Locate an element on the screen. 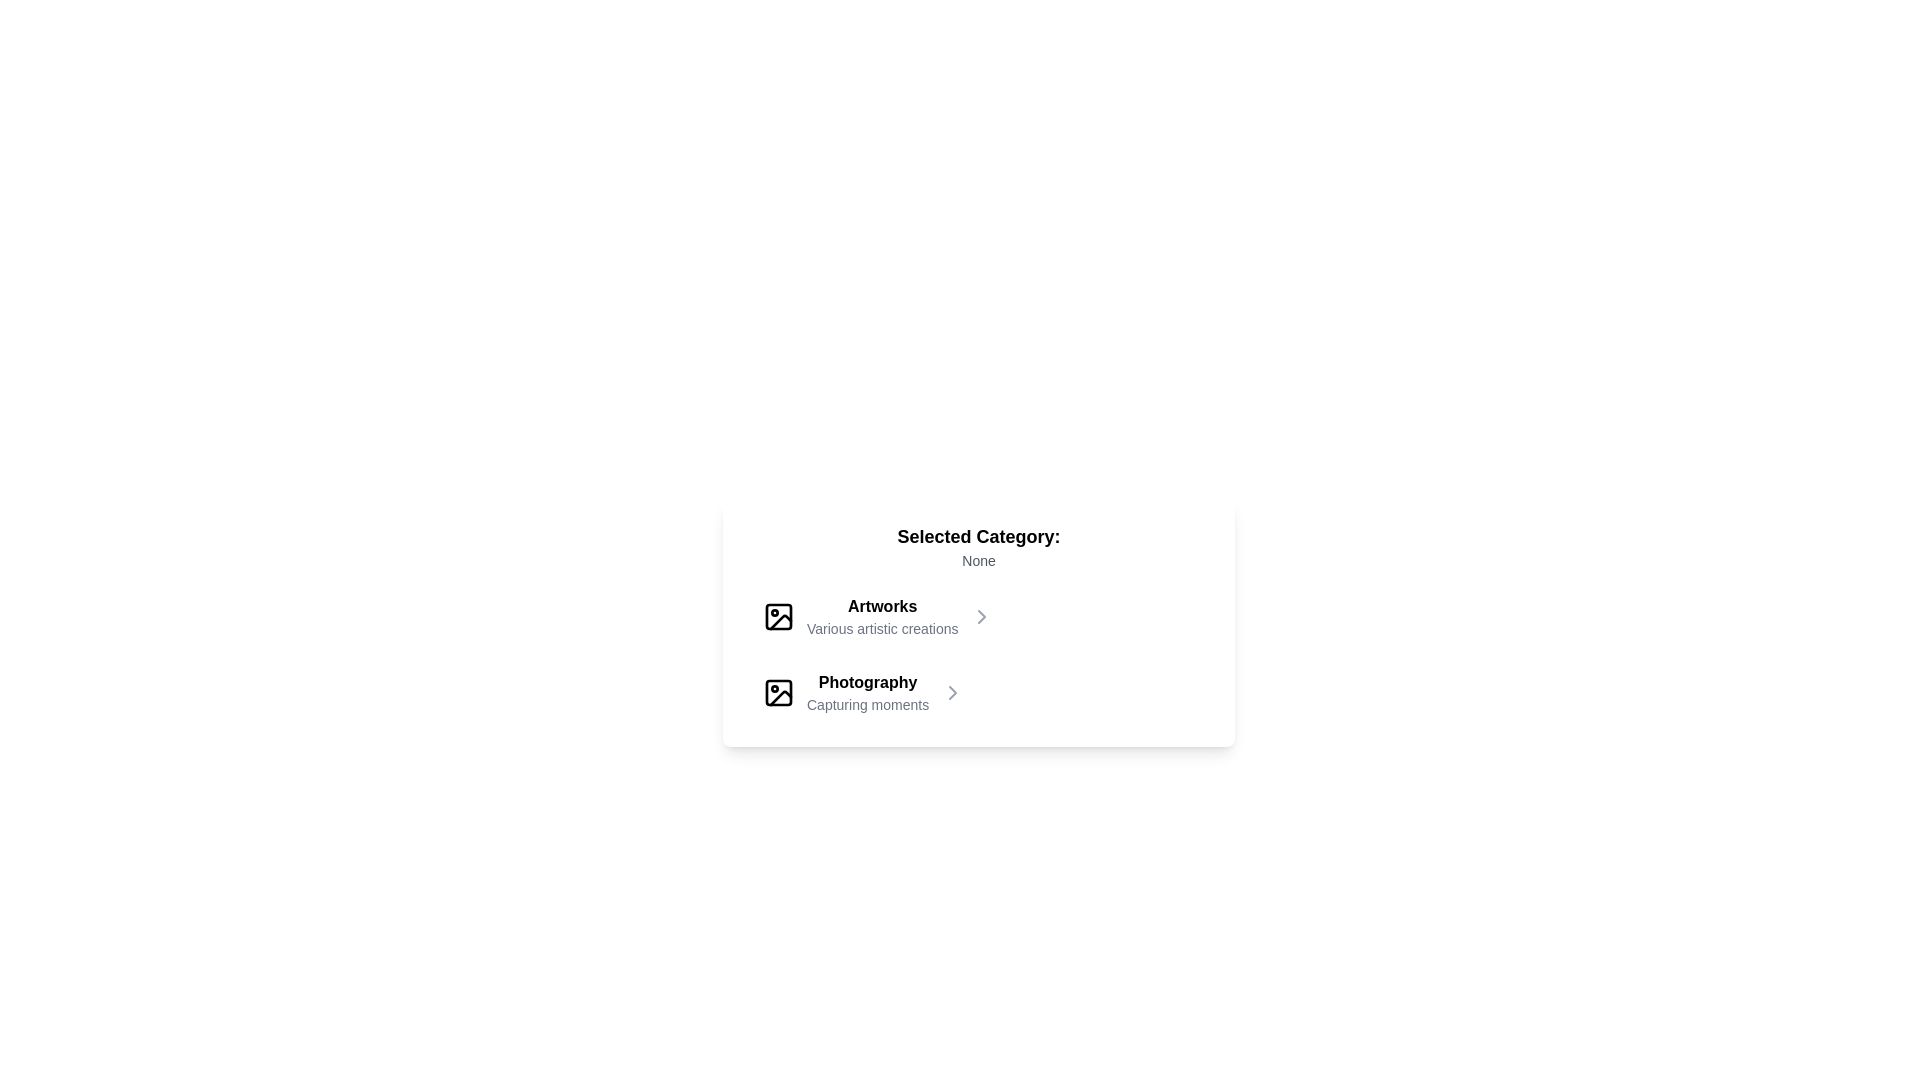  the Static Text element that reads 'Capturing moments,' which is styled in gray and located below the title 'Photography.' is located at coordinates (868, 704).